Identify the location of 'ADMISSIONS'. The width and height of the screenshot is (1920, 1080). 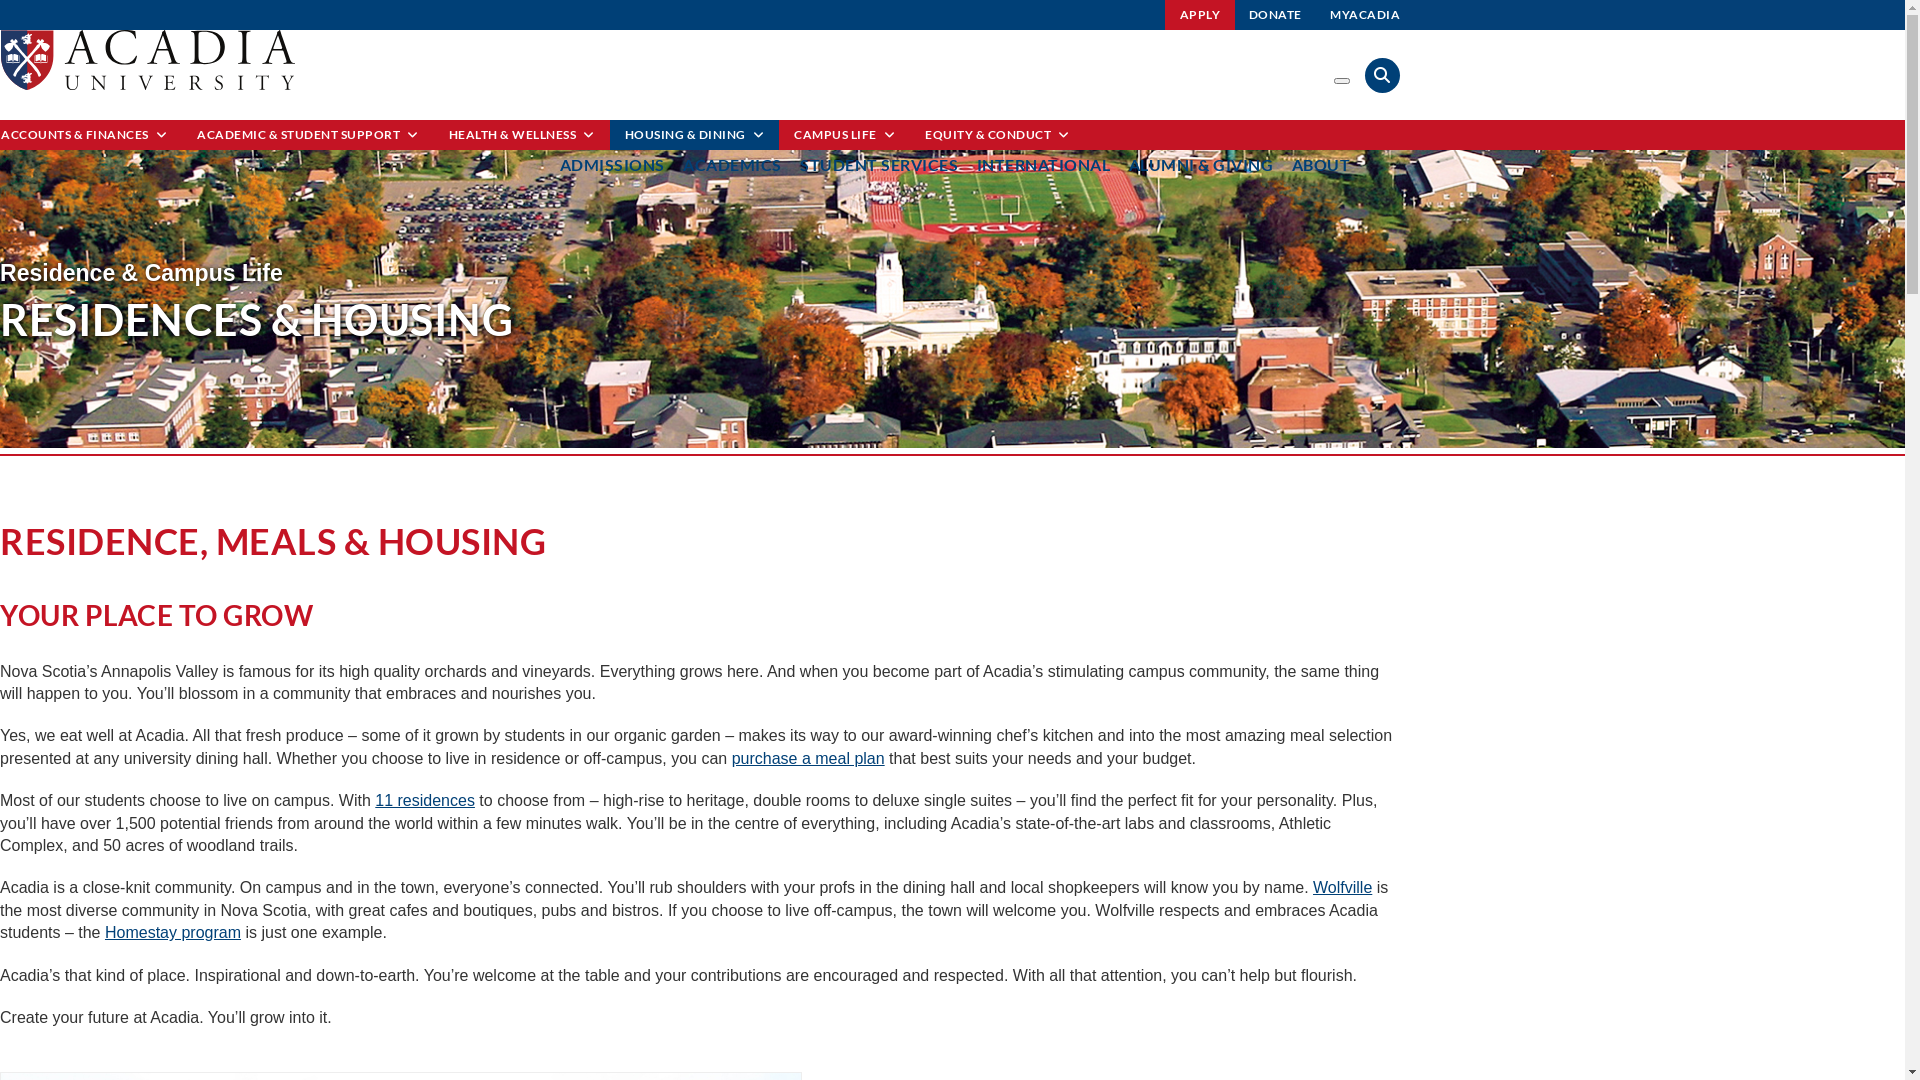
(611, 163).